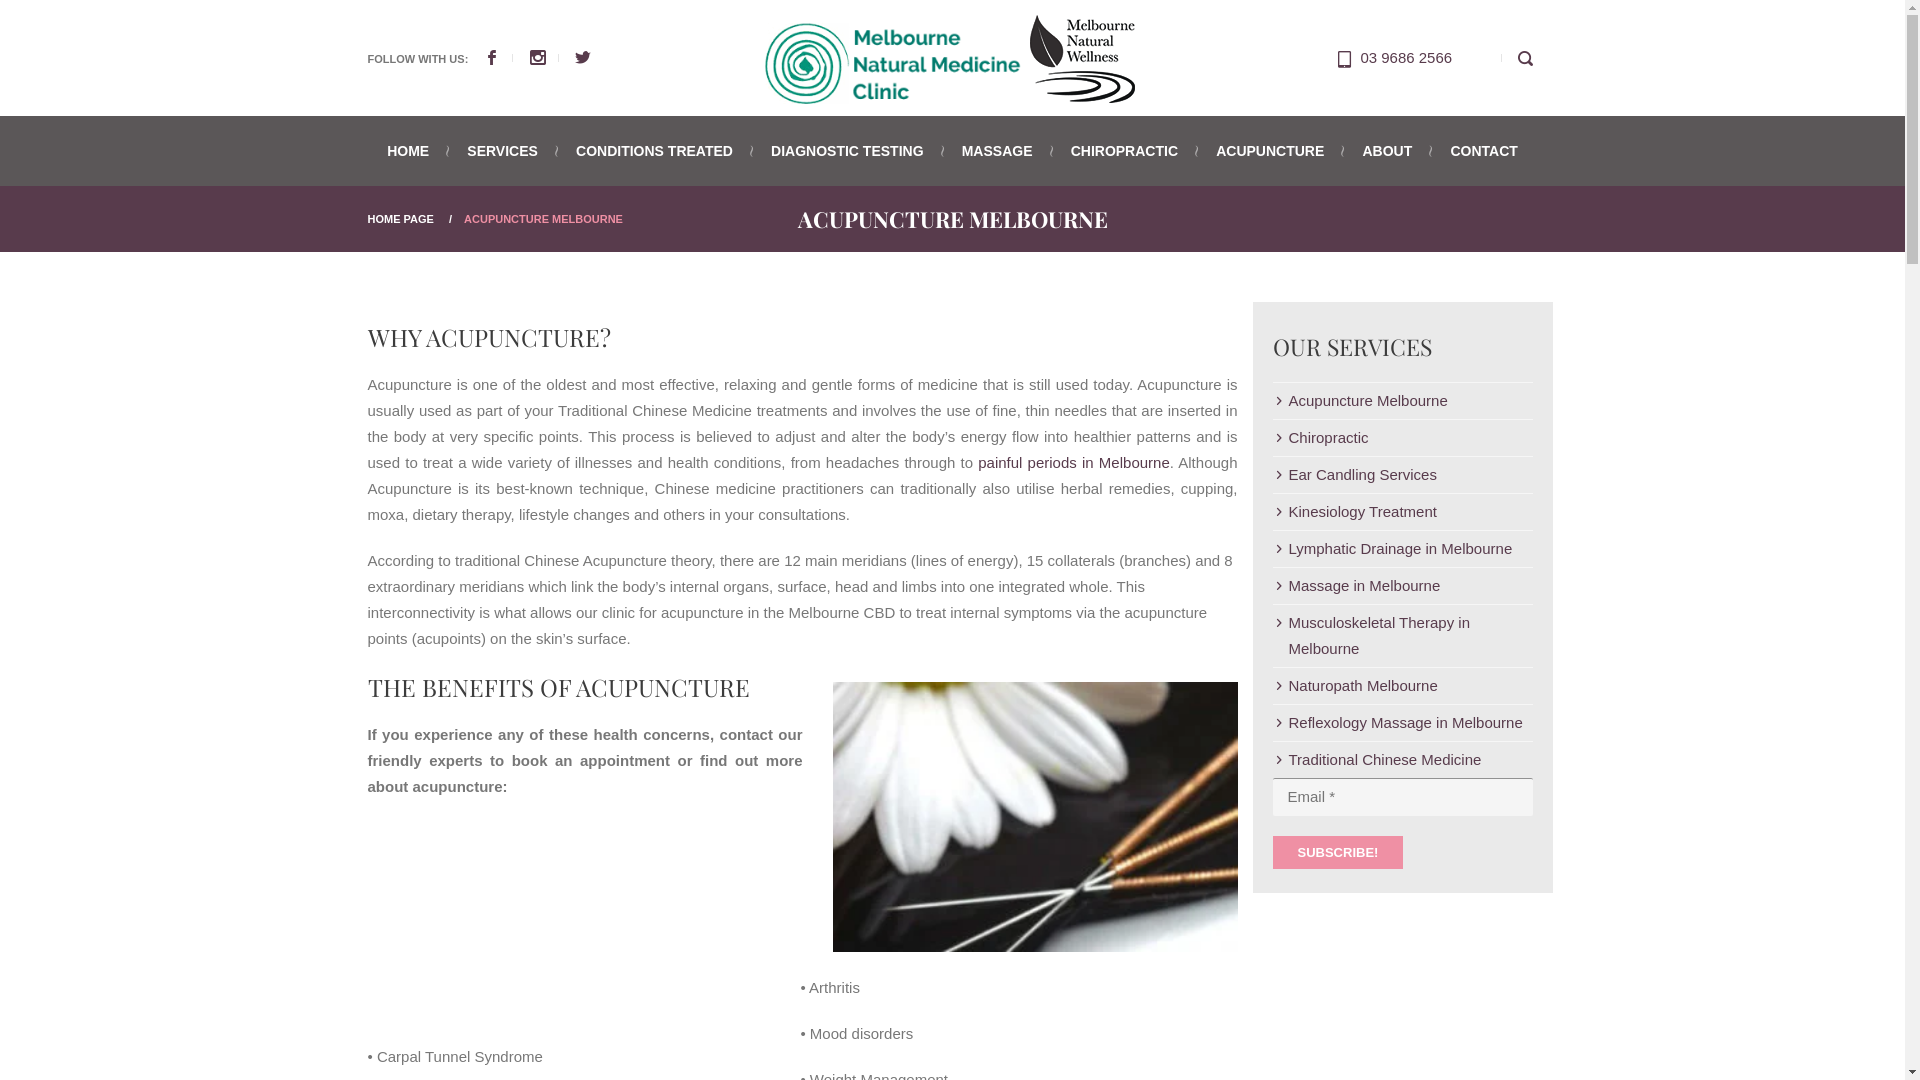 This screenshot has width=1920, height=1080. What do you see at coordinates (1386, 149) in the screenshot?
I see `'ABOUT'` at bounding box center [1386, 149].